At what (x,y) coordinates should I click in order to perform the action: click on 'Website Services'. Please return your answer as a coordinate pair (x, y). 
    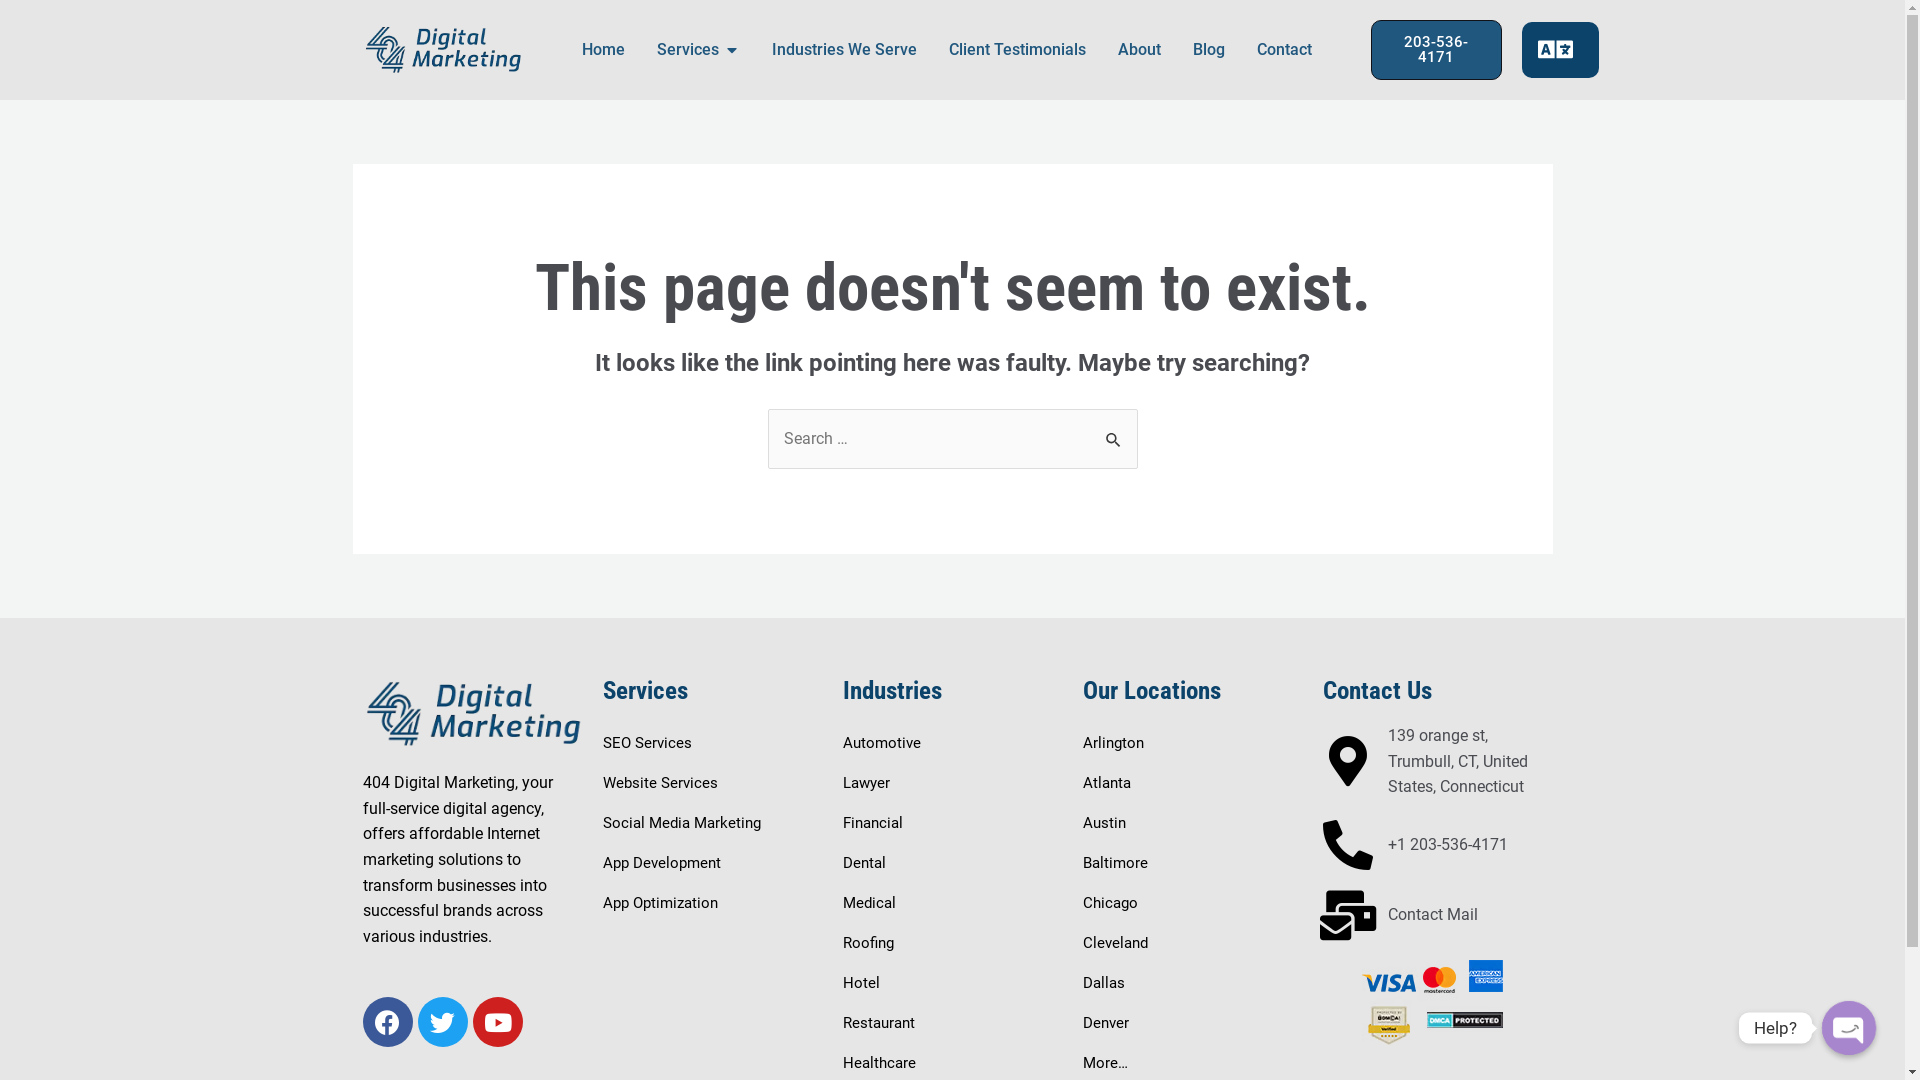
    Looking at the image, I should click on (659, 782).